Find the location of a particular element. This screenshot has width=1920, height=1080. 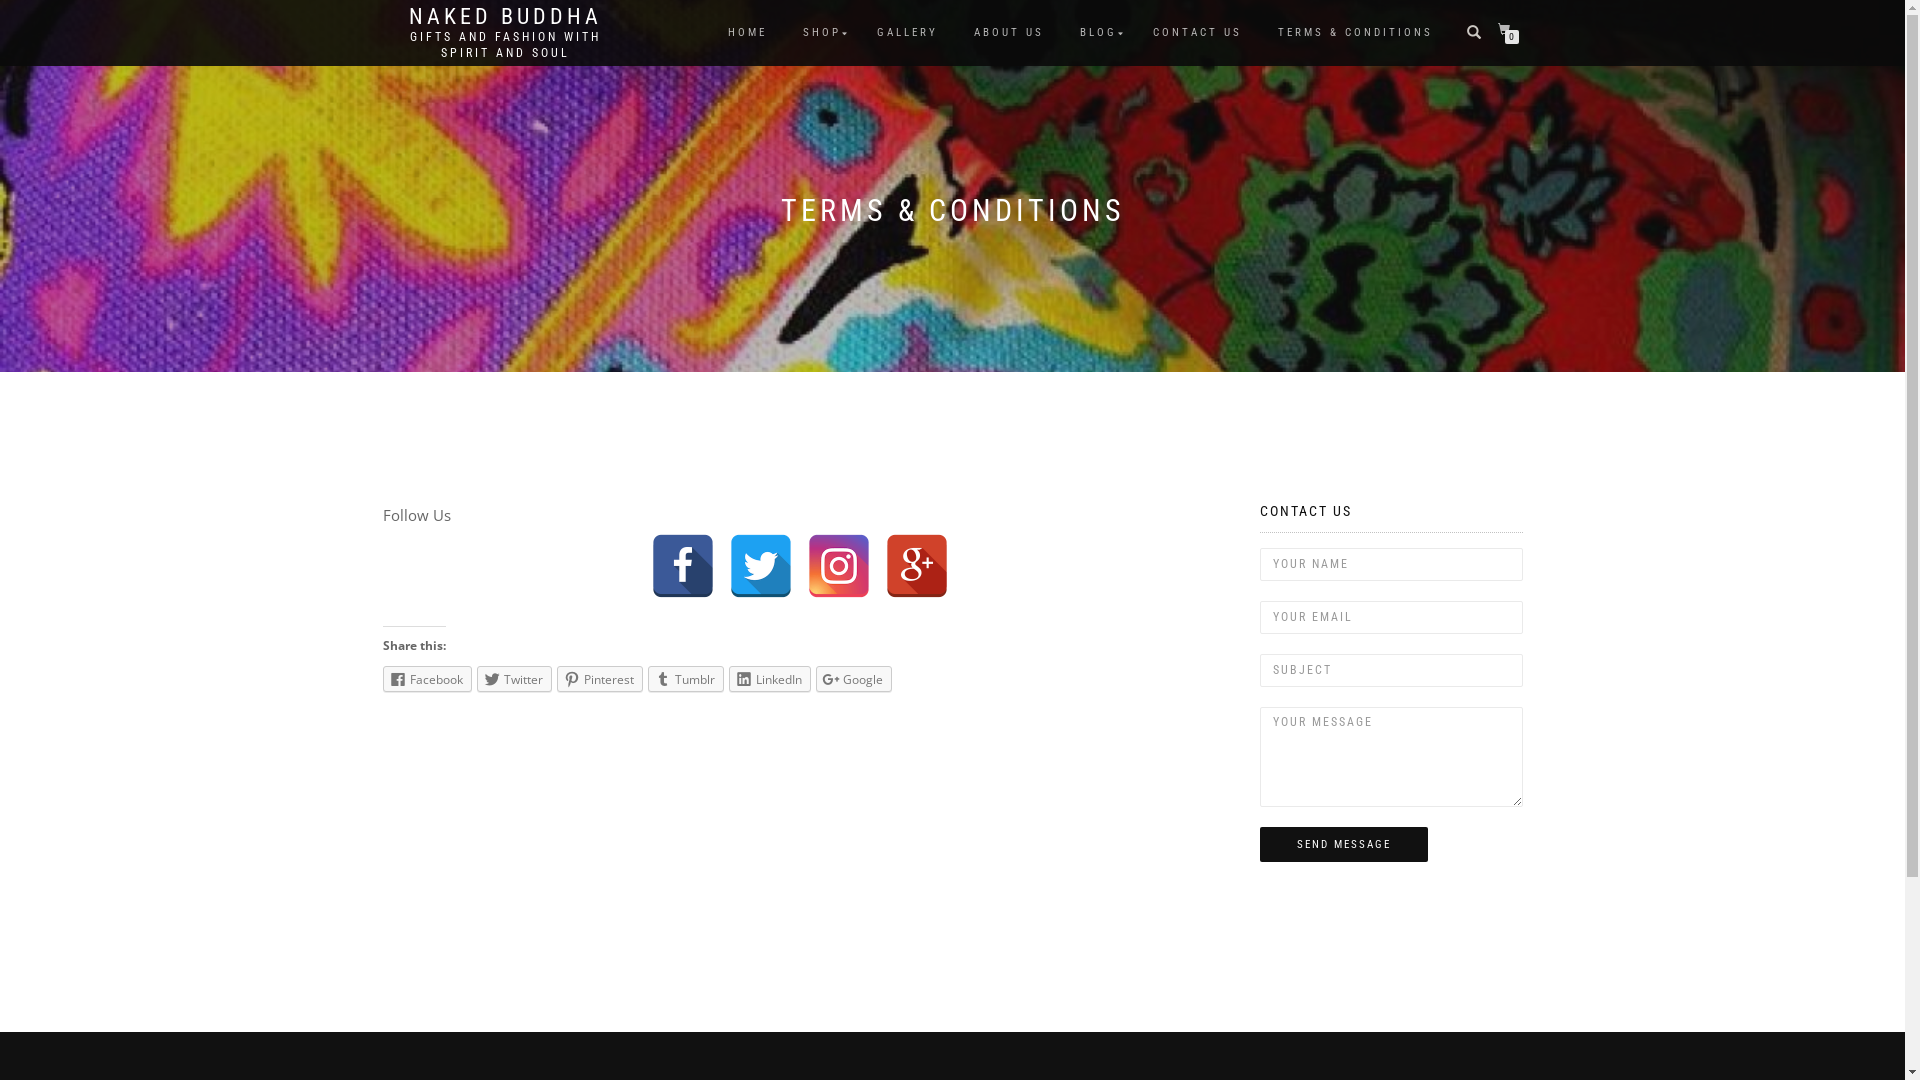

'GIFTS AND FASHION WITH SPIRIT AND SOUL' is located at coordinates (504, 45).